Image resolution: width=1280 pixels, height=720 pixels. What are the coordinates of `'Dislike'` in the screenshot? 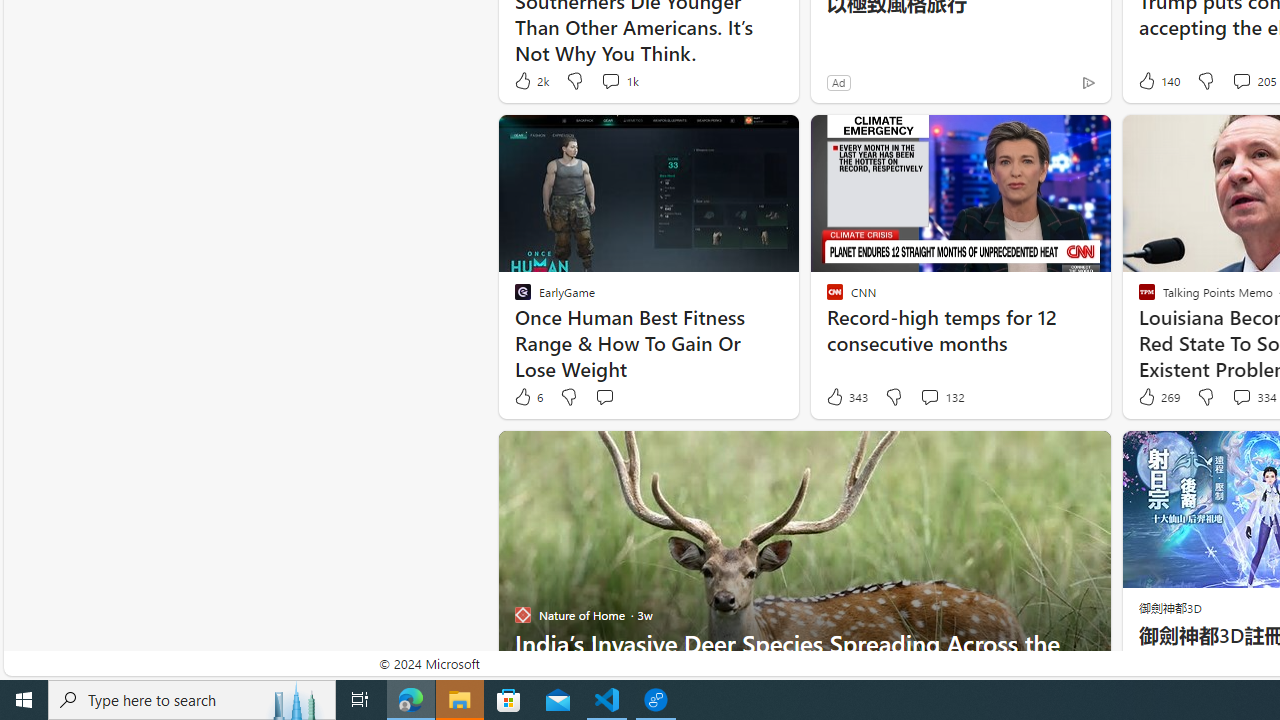 It's located at (1204, 397).